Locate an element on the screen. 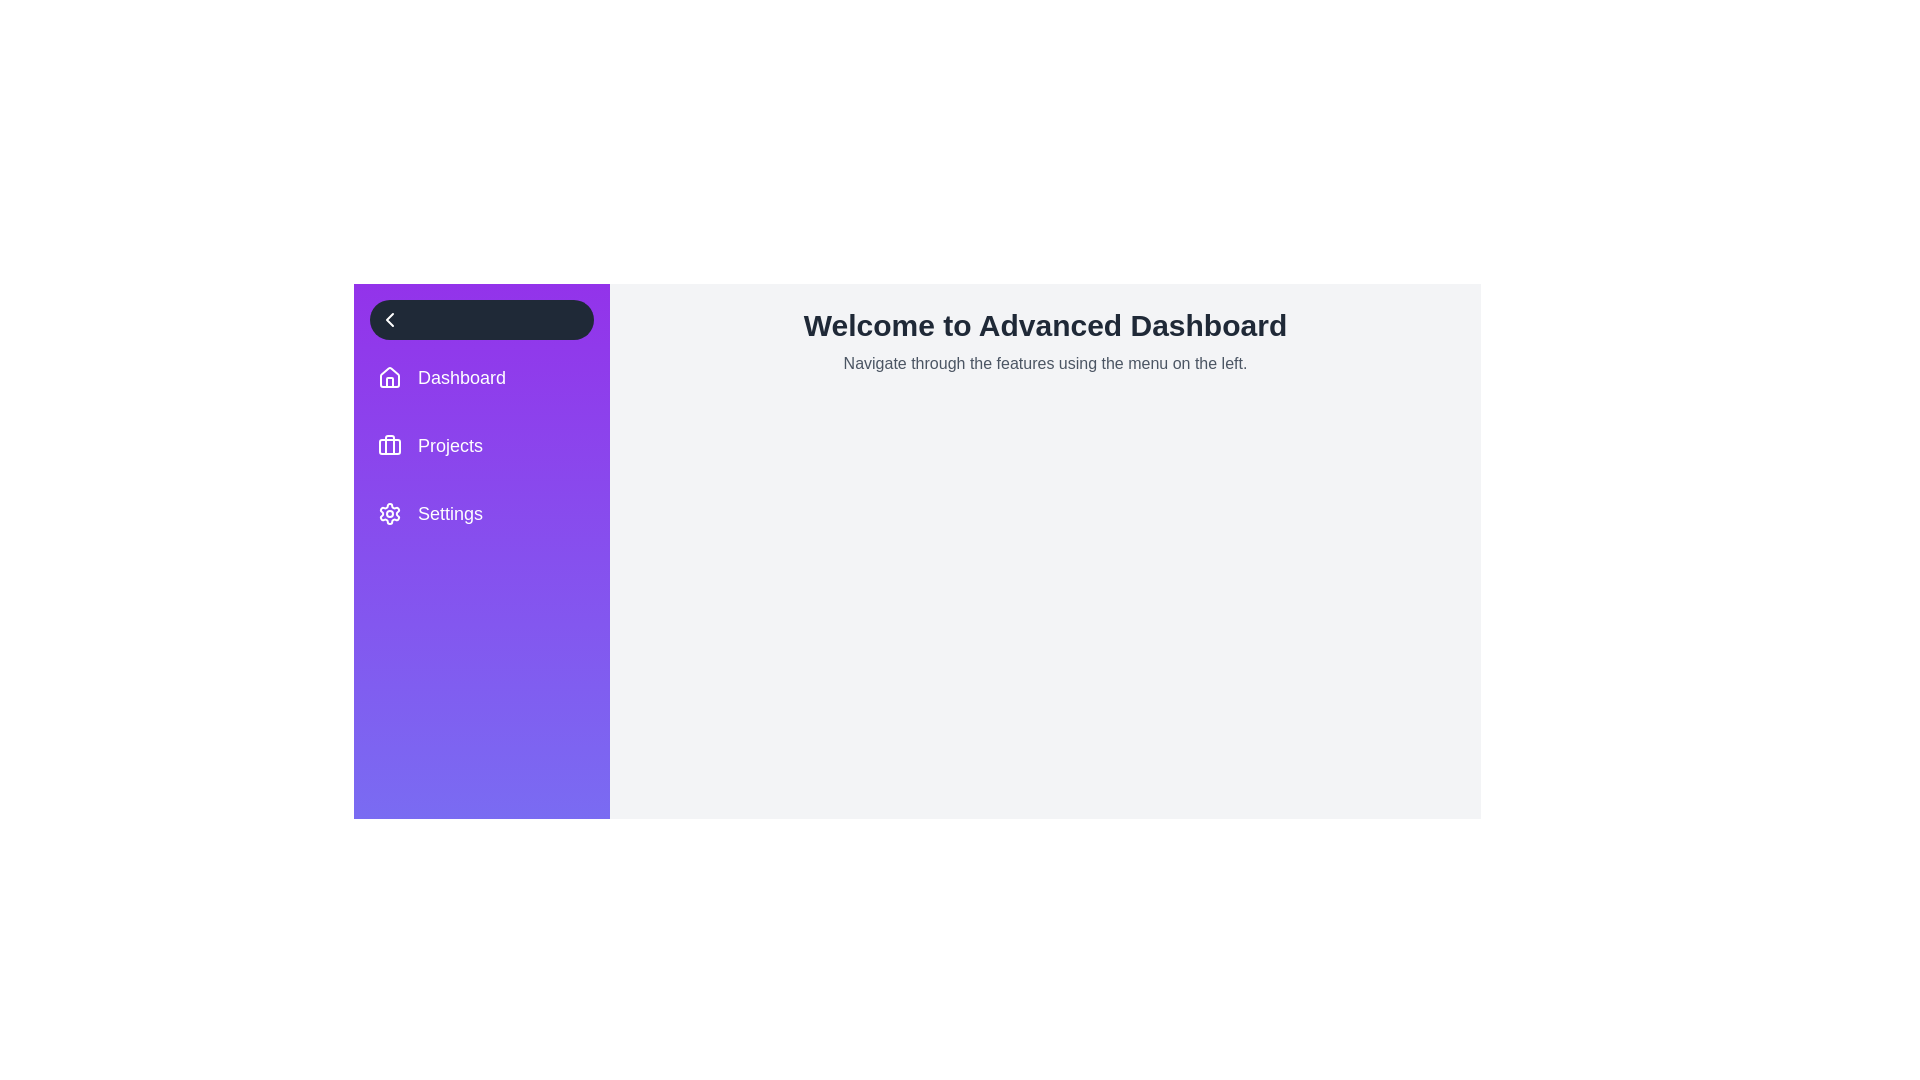 This screenshot has height=1080, width=1920. the menu item Projects to inspect its feedback is located at coordinates (481, 445).